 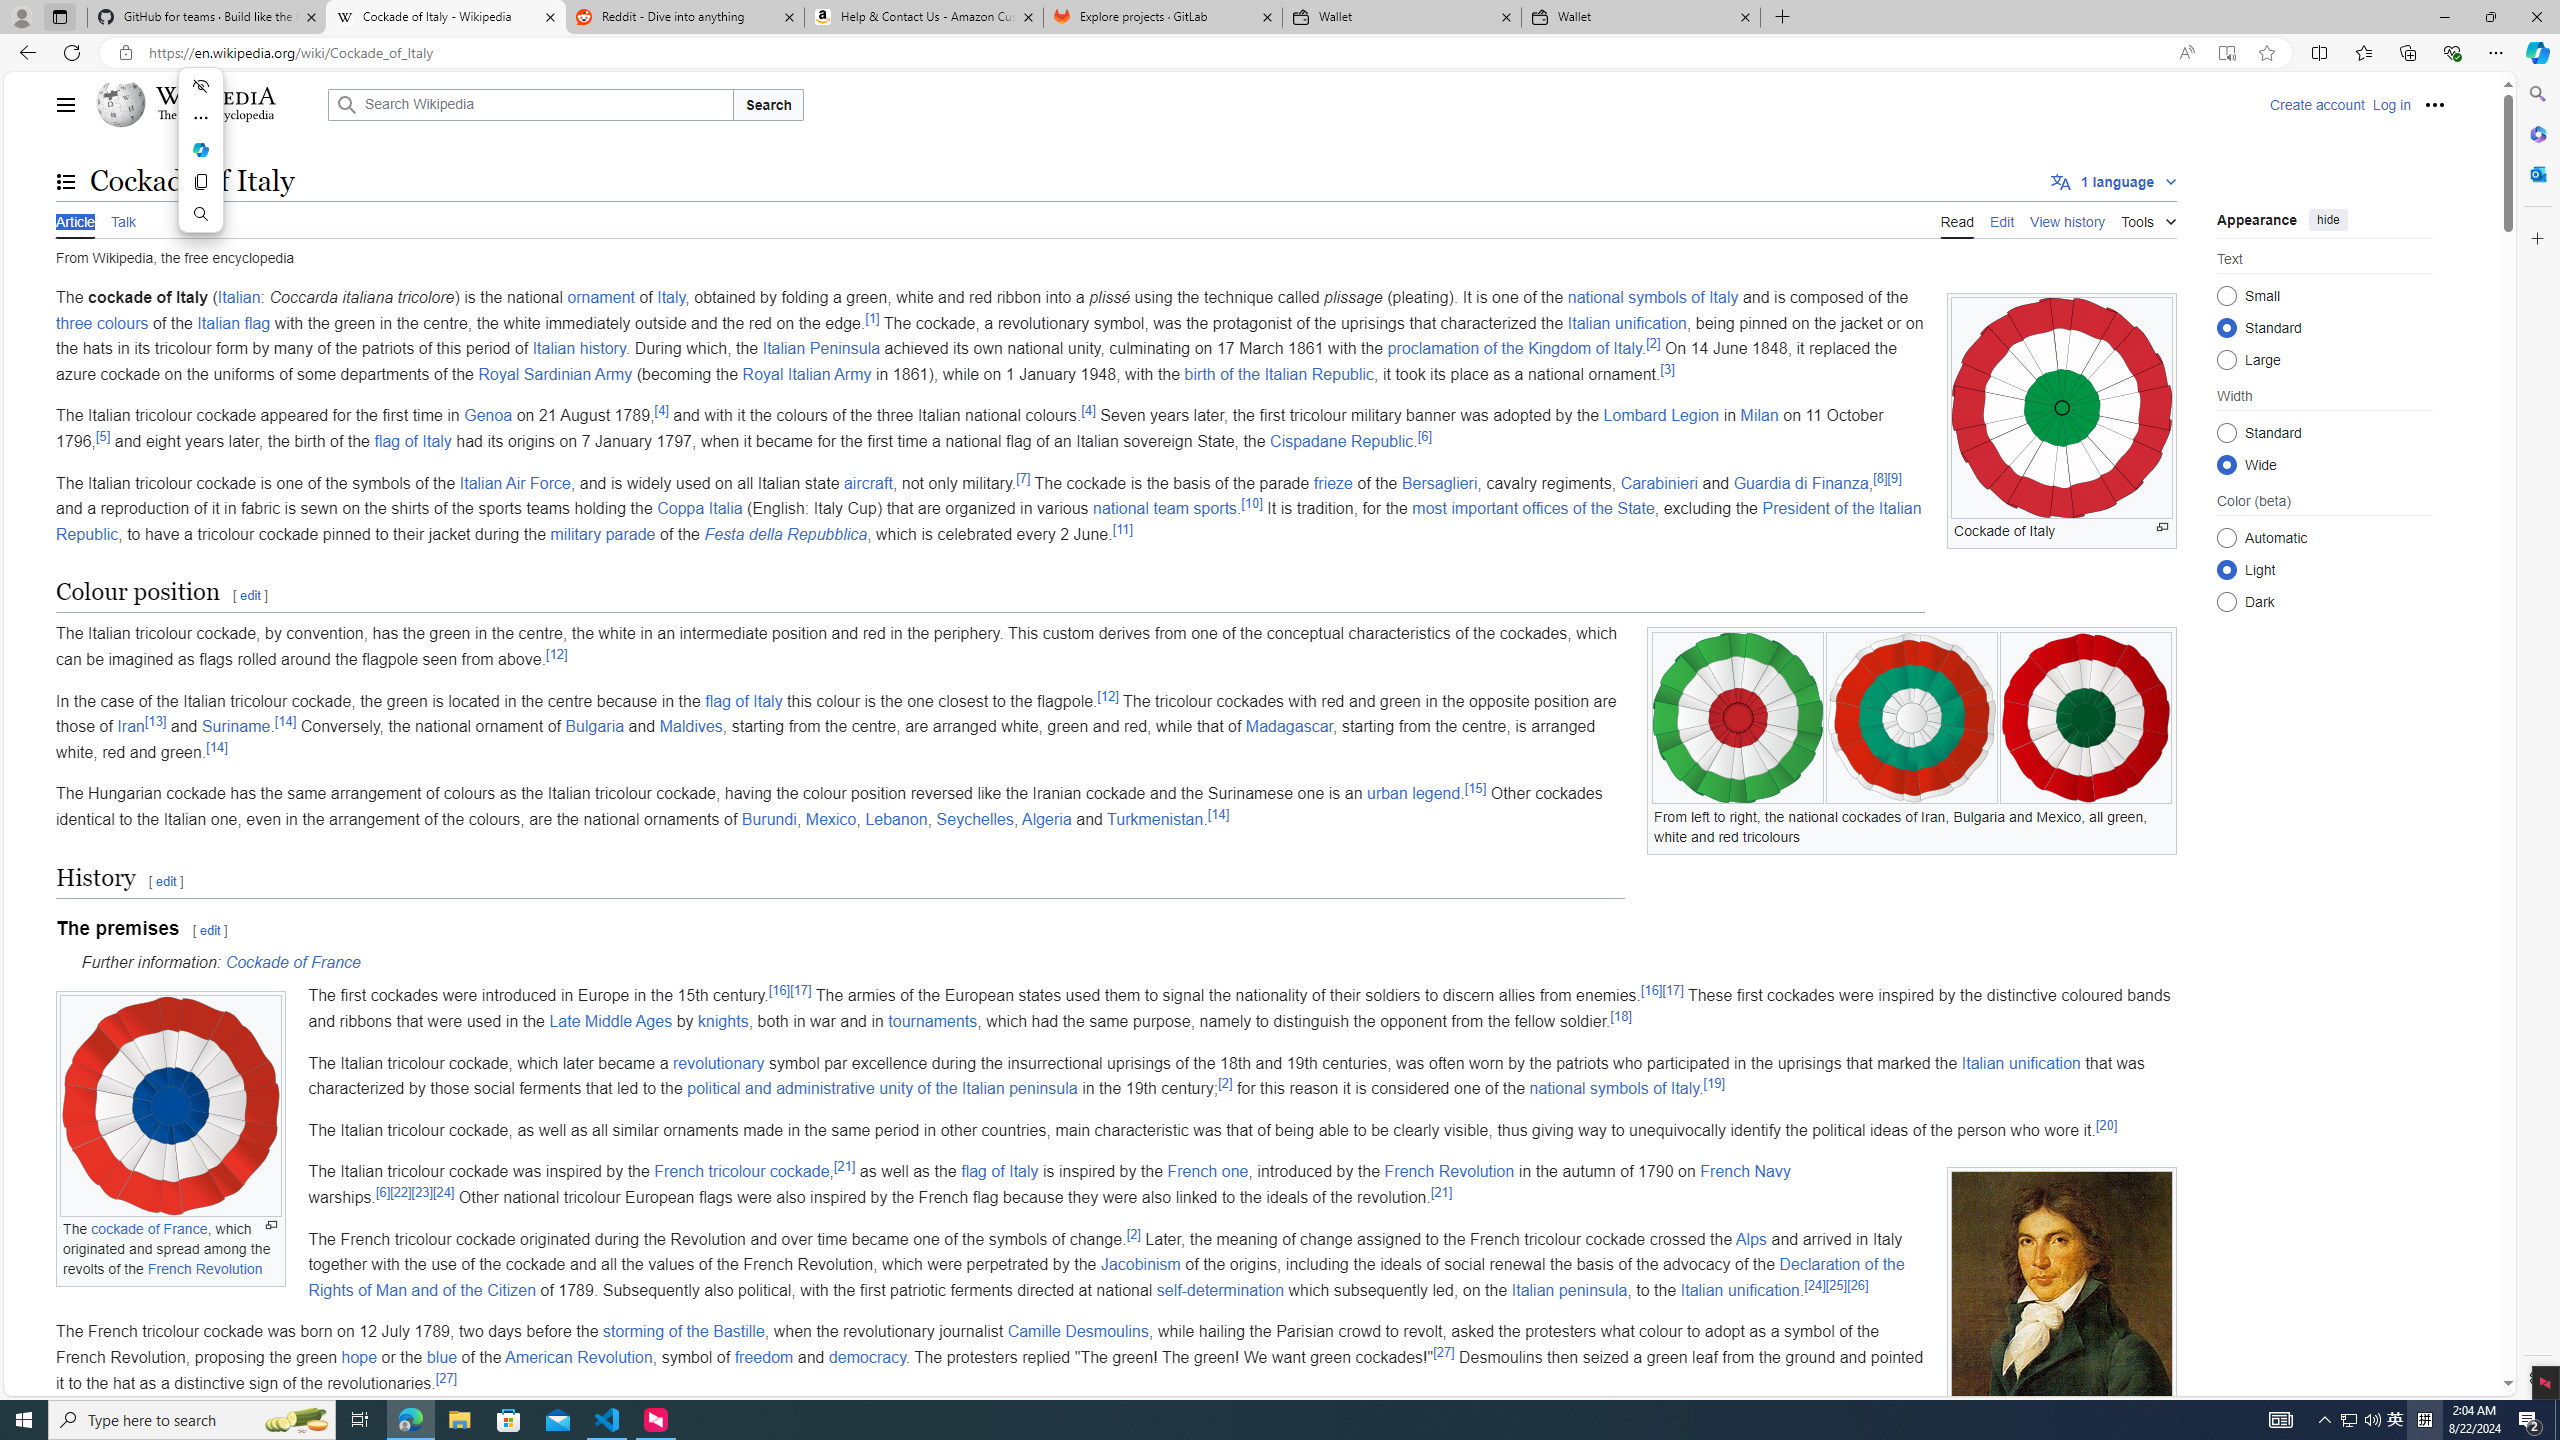 What do you see at coordinates (602, 533) in the screenshot?
I see `'military parade'` at bounding box center [602, 533].